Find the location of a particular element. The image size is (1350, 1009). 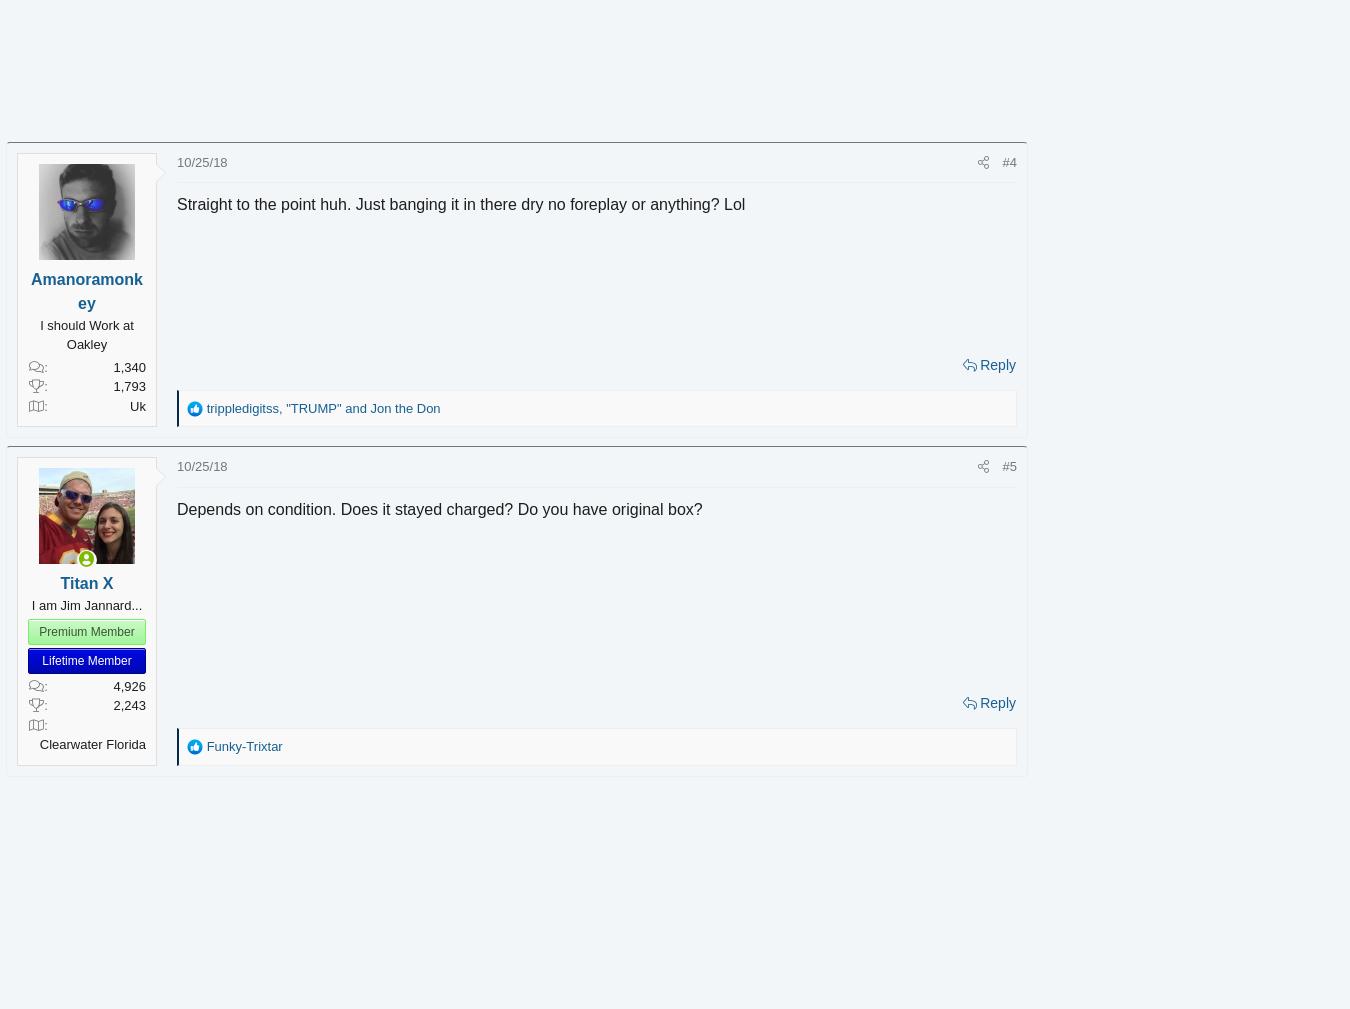

',' is located at coordinates (310, 406).